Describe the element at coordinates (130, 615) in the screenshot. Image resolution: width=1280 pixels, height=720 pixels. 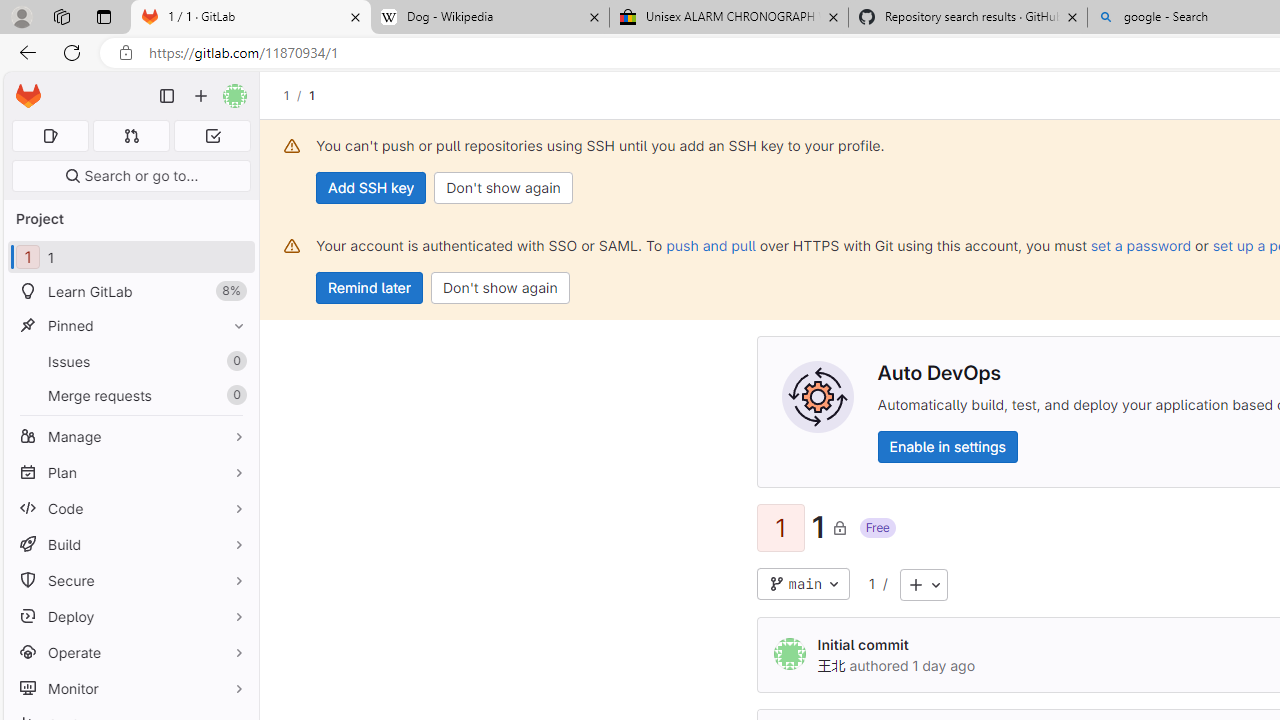
I see `'Deploy'` at that location.